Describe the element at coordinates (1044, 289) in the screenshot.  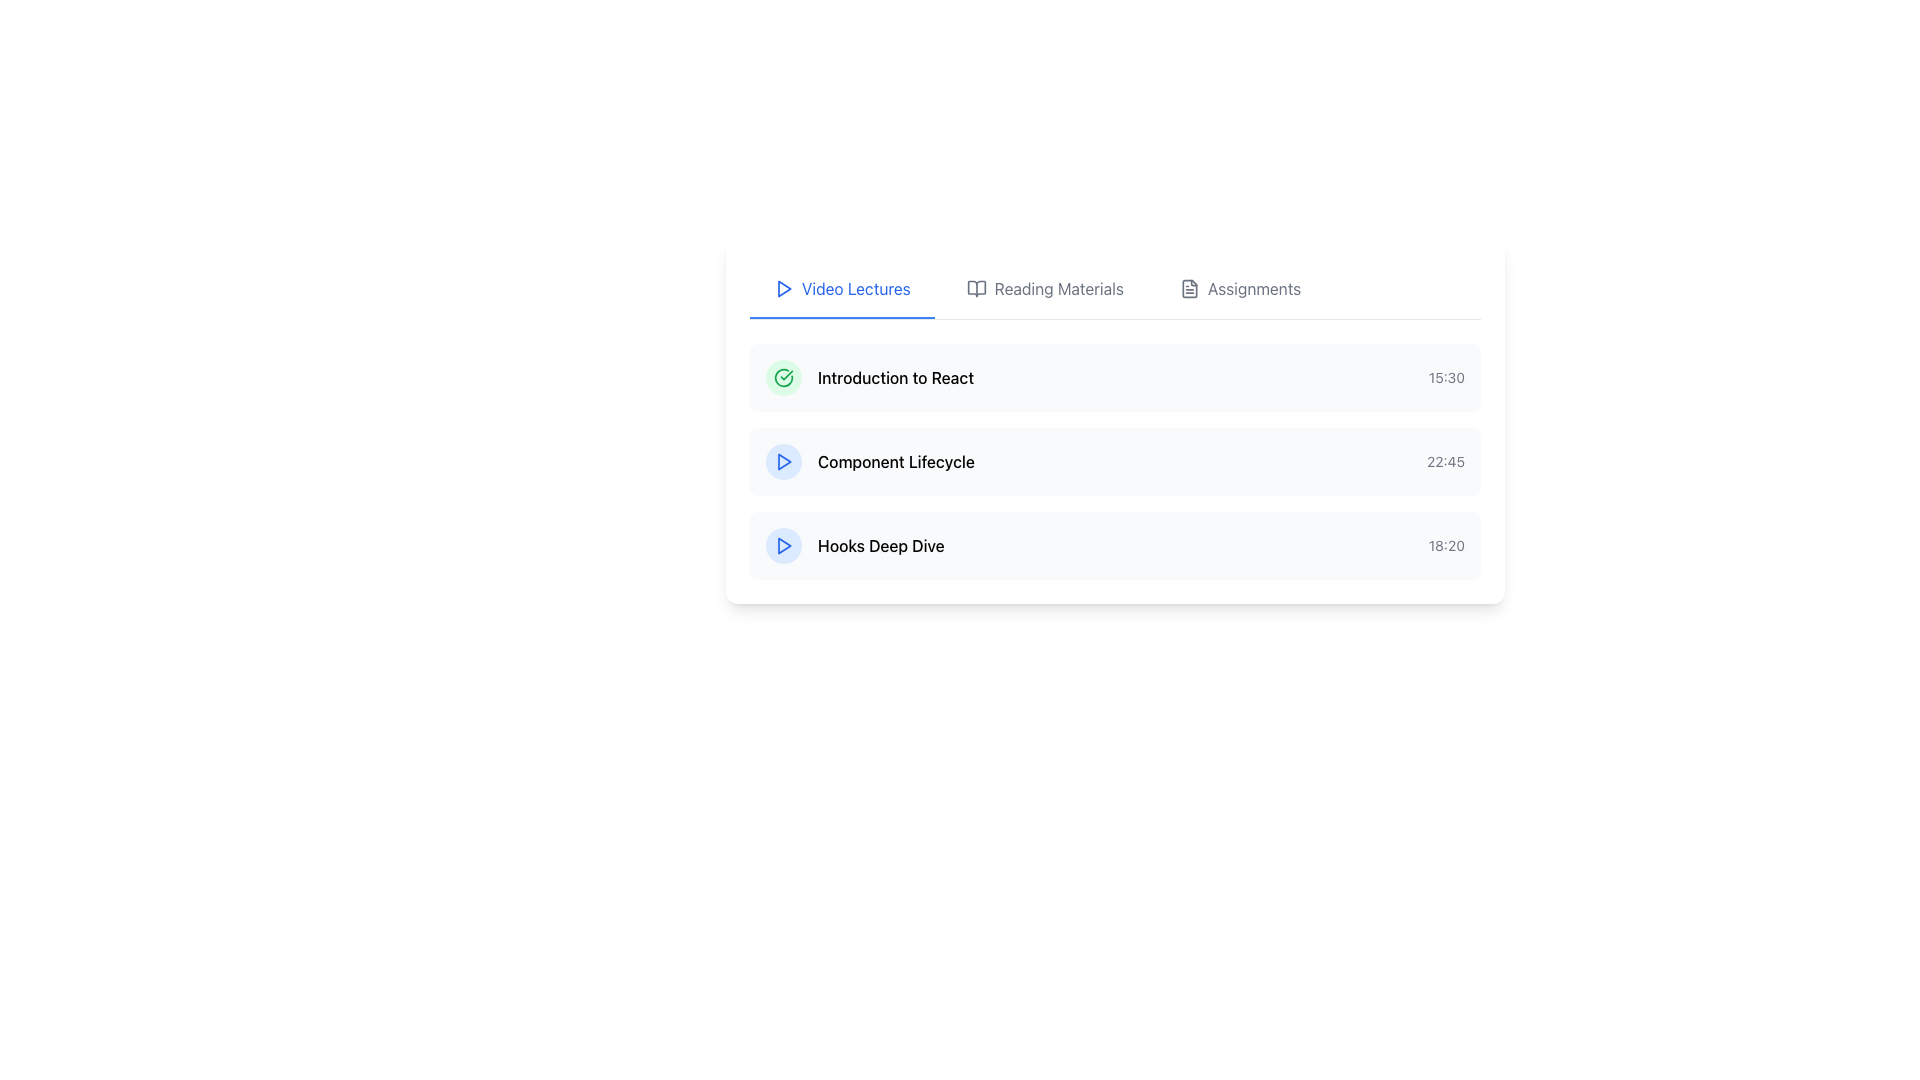
I see `the 'Reading Materials' navigation tab` at that location.